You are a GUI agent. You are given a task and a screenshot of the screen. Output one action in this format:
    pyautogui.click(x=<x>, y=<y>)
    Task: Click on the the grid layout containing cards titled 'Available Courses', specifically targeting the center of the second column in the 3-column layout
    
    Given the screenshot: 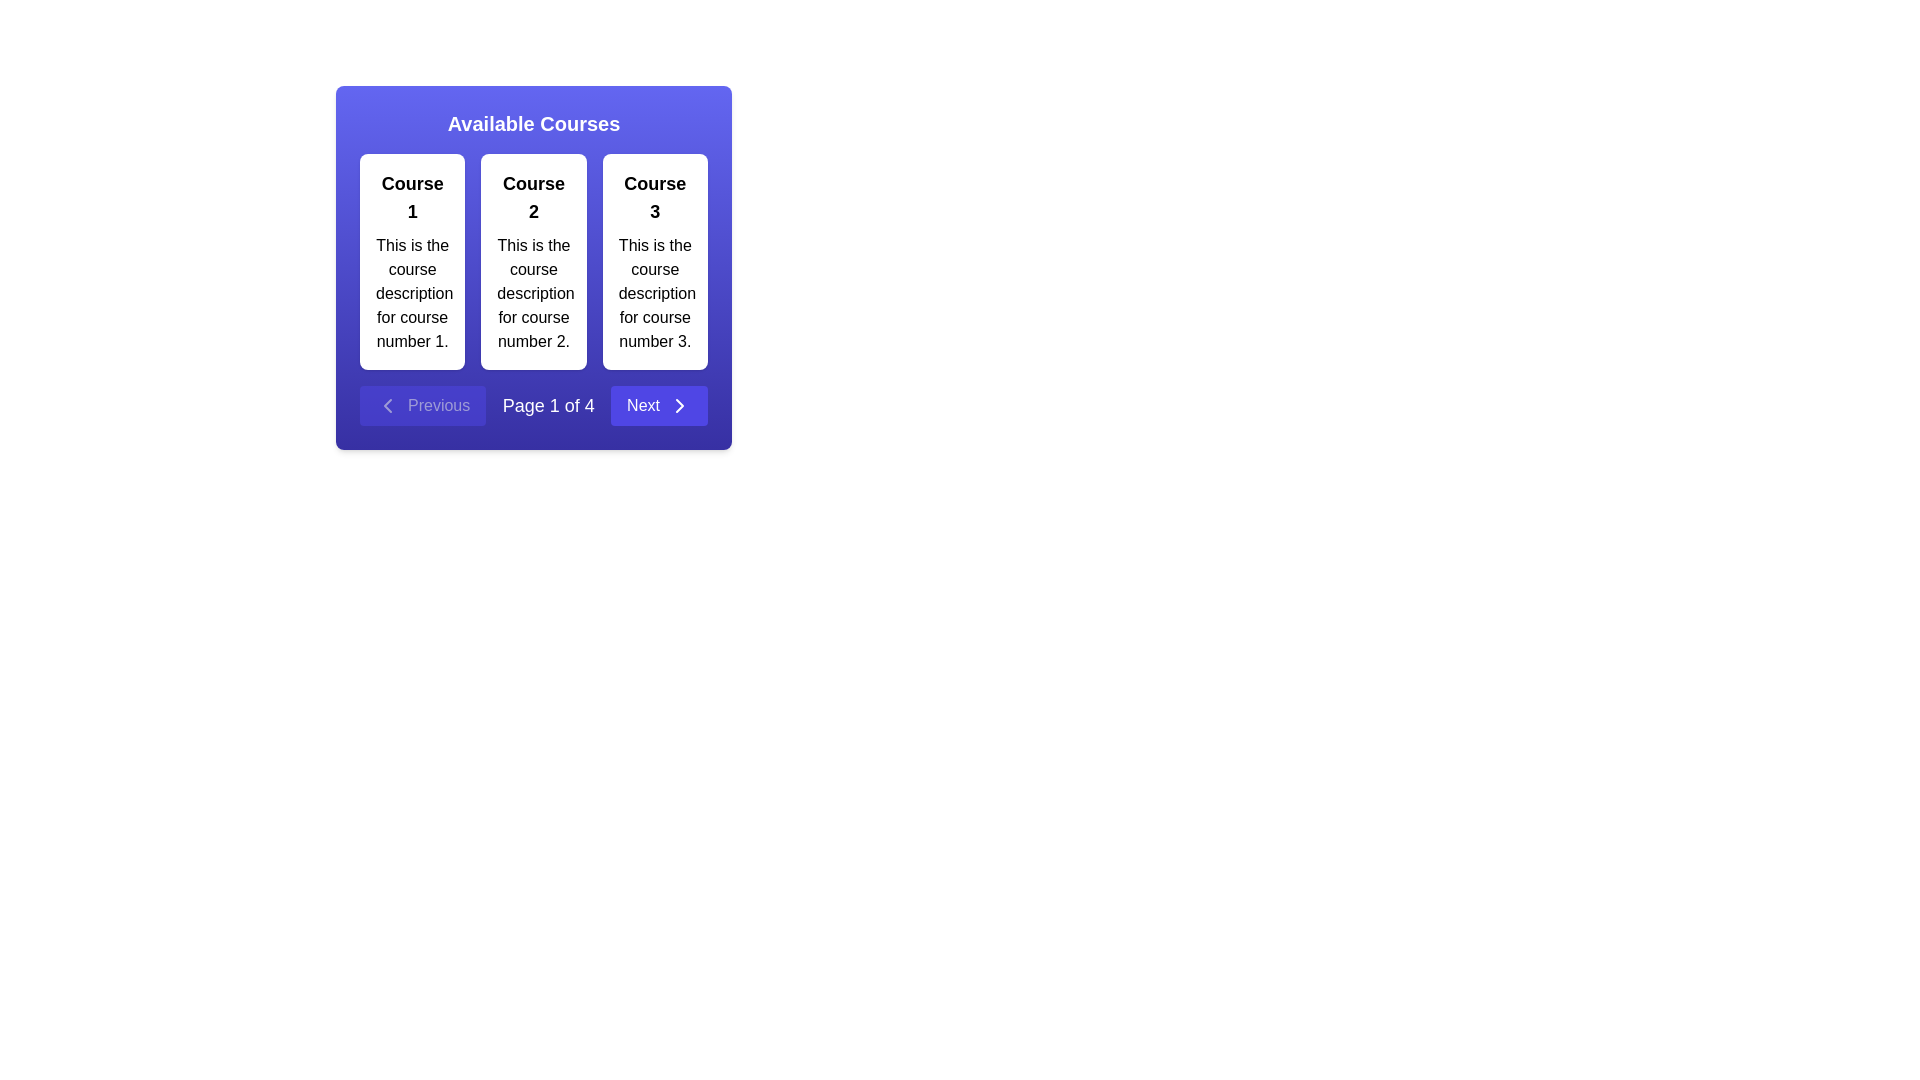 What is the action you would take?
    pyautogui.click(x=533, y=261)
    